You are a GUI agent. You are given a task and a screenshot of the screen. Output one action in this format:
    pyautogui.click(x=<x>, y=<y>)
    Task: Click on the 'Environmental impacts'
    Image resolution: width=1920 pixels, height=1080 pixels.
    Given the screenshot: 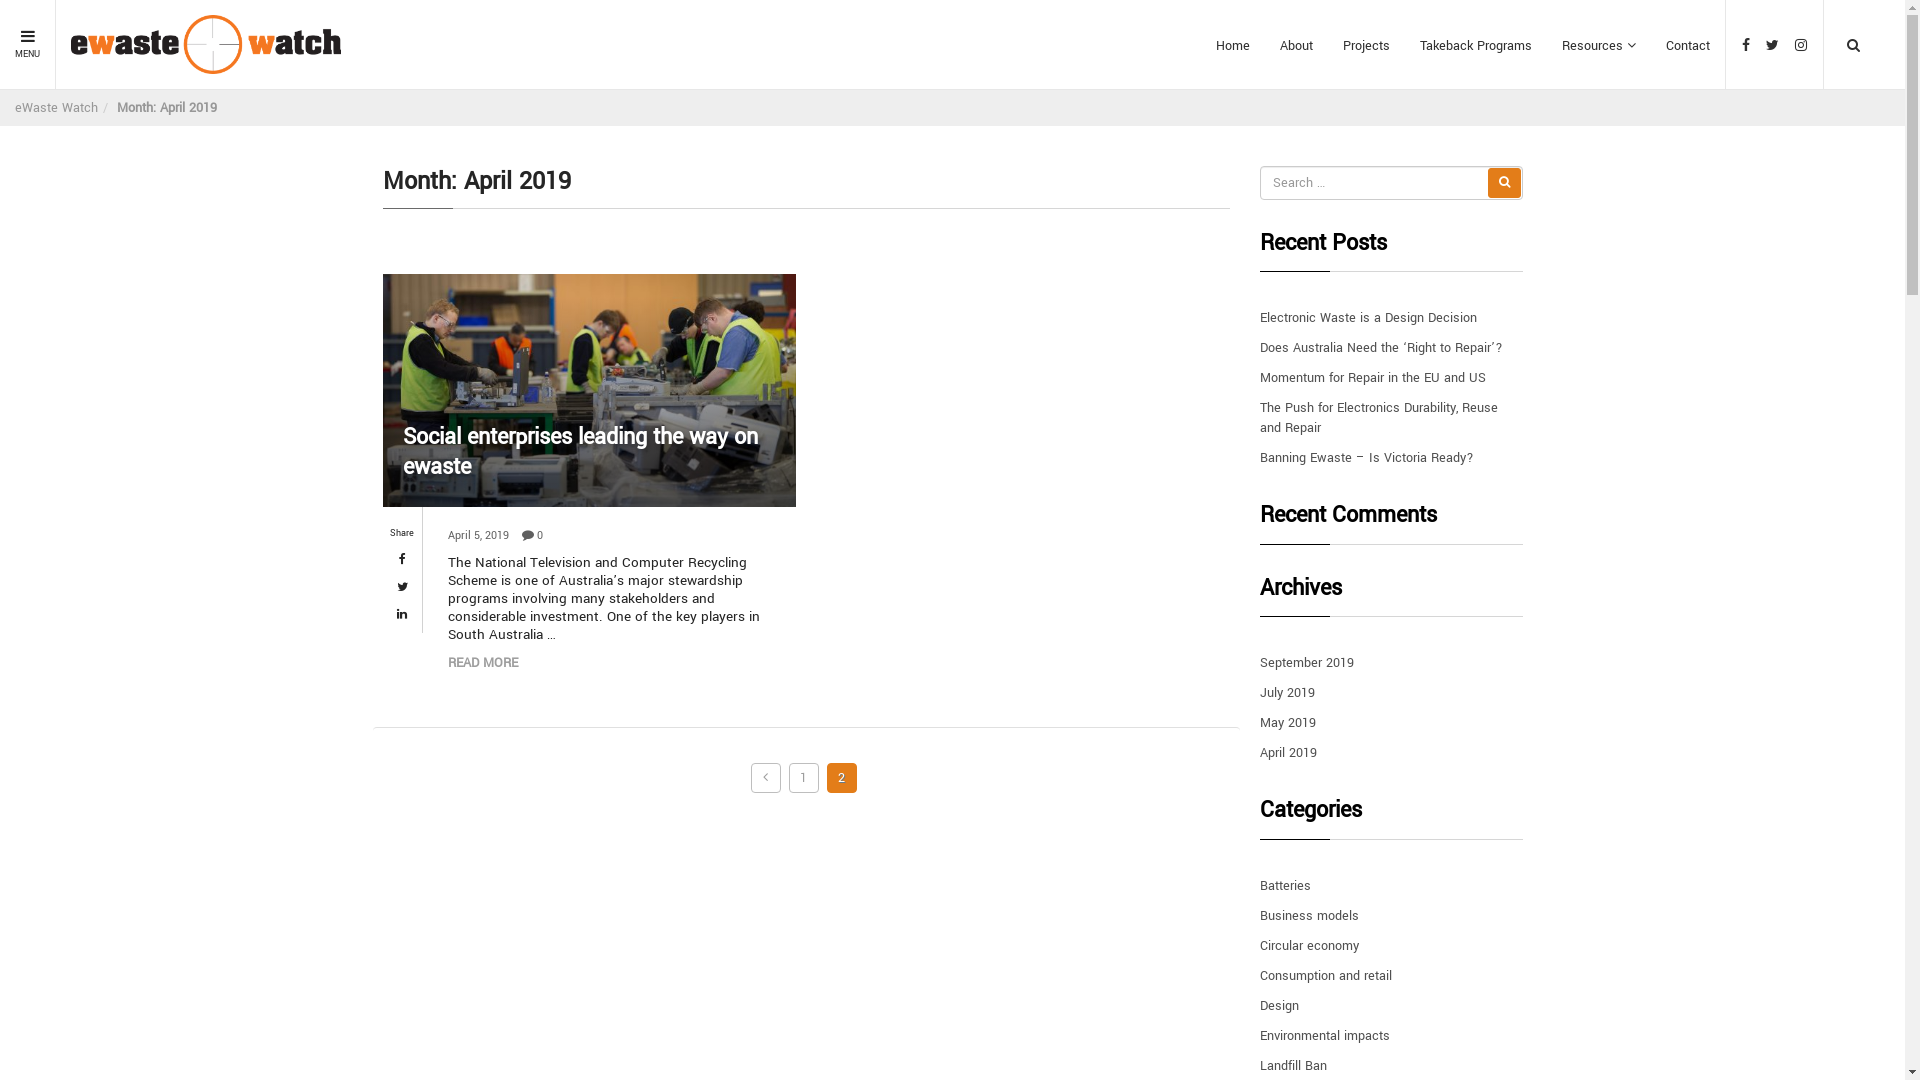 What is the action you would take?
    pyautogui.click(x=1324, y=1035)
    